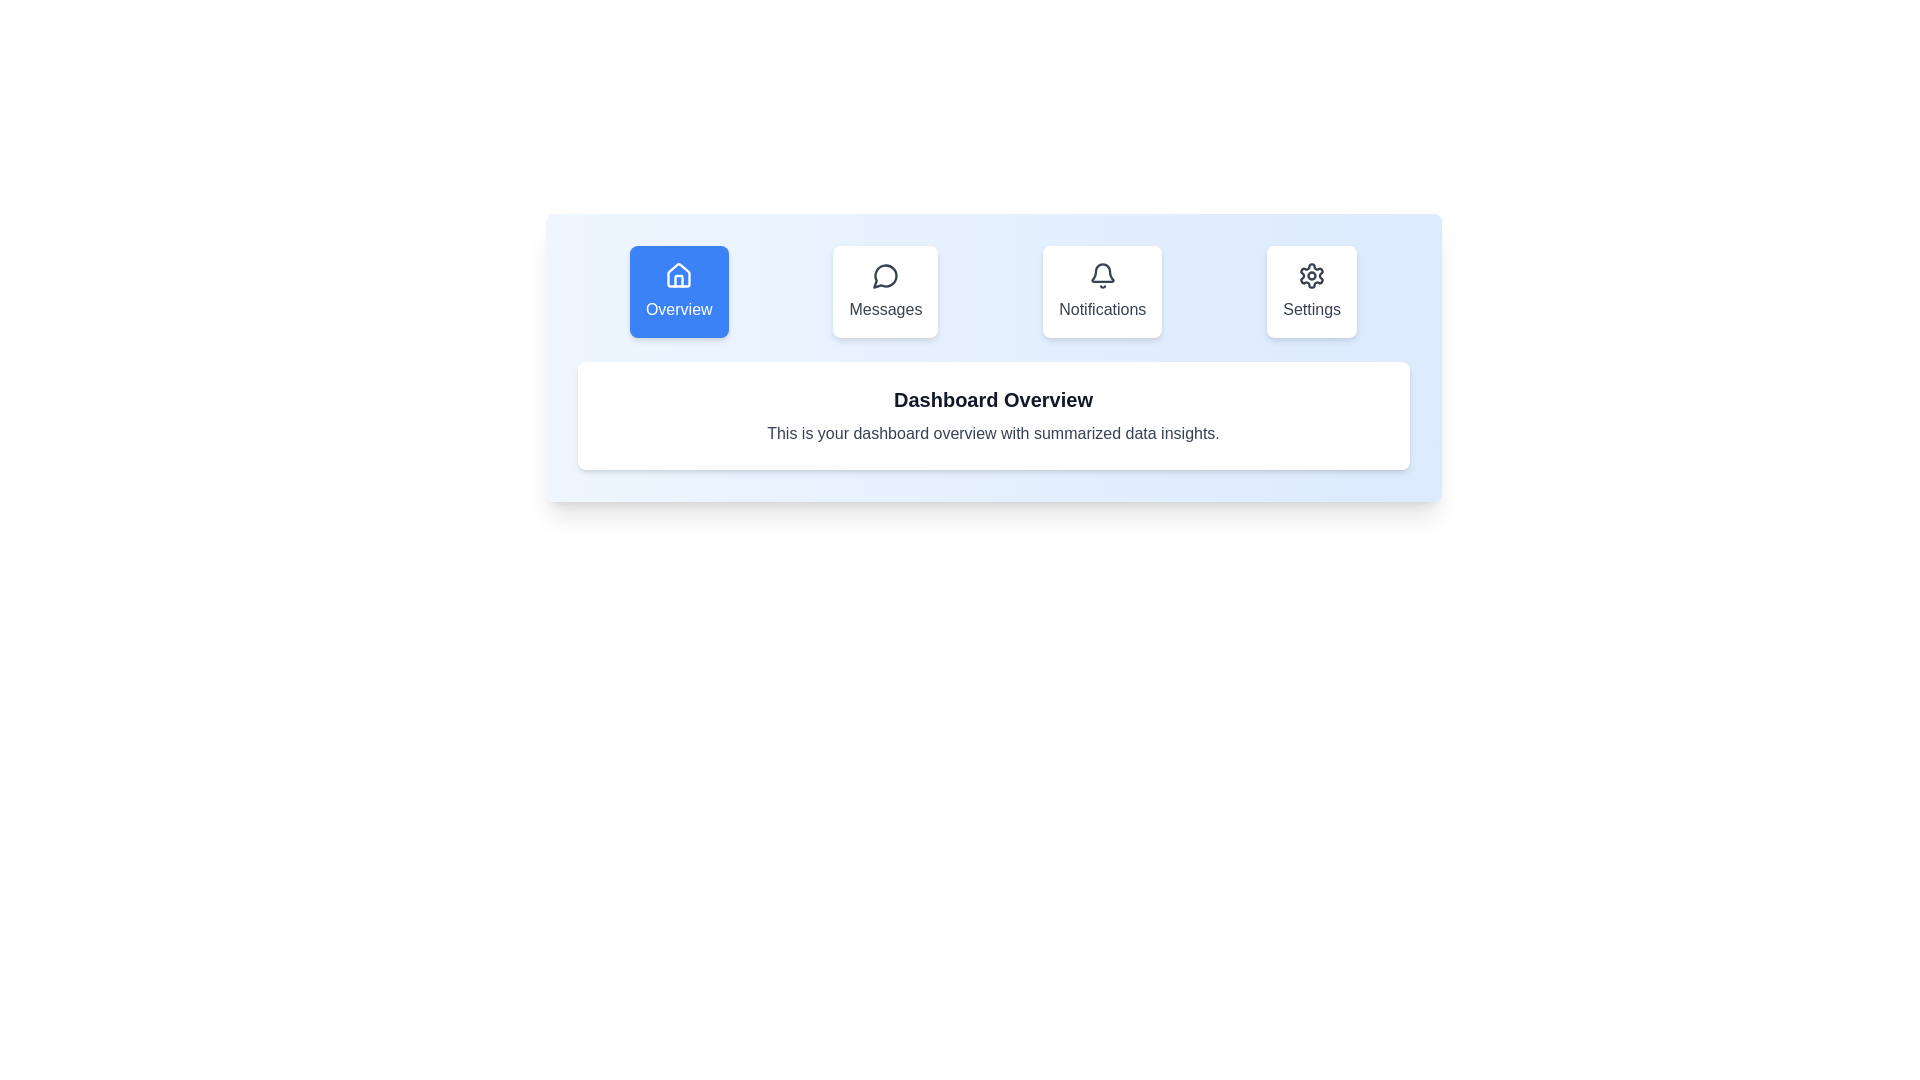 This screenshot has height=1080, width=1920. What do you see at coordinates (1101, 292) in the screenshot?
I see `the 'Notifications' button featuring a bell icon` at bounding box center [1101, 292].